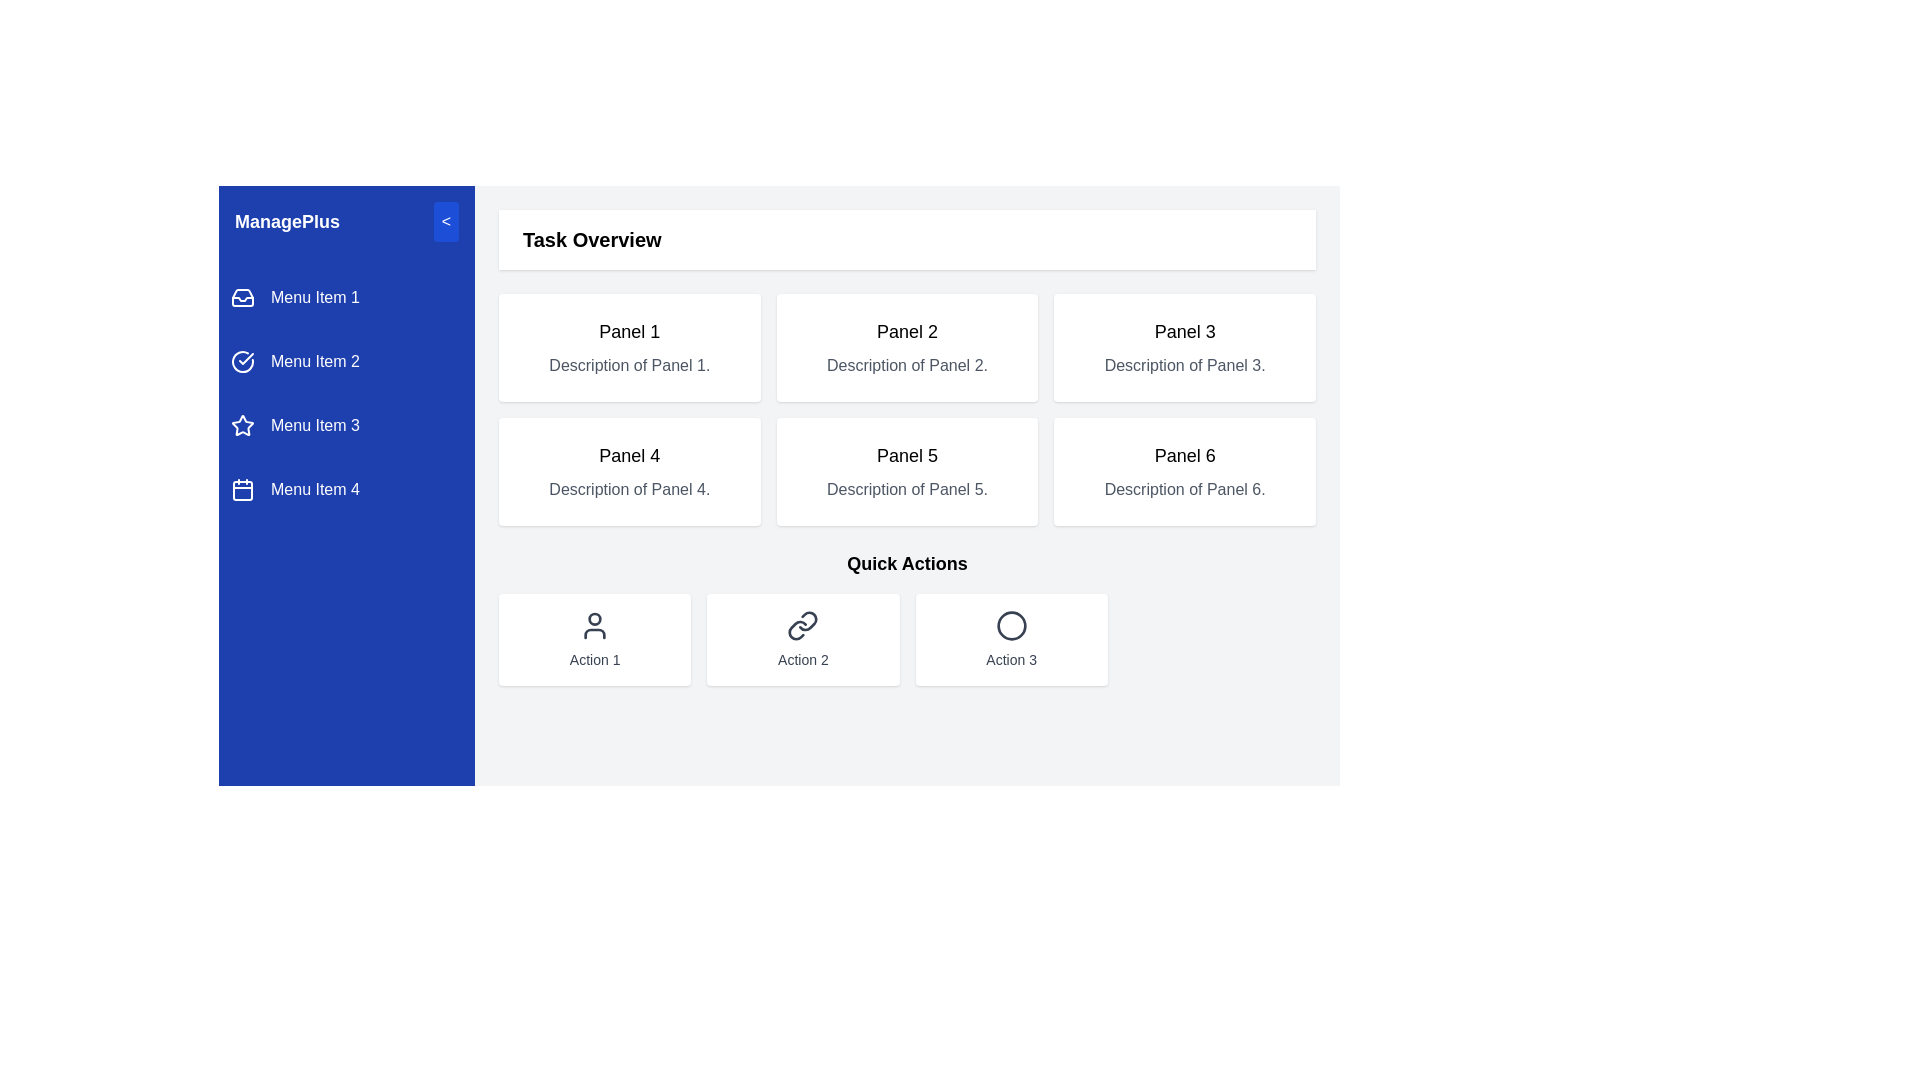 The image size is (1920, 1080). What do you see at coordinates (1011, 640) in the screenshot?
I see `the rectangular button labeled 'Action 3', which is located in the third column of the 'Quick Actions' grid layout` at bounding box center [1011, 640].